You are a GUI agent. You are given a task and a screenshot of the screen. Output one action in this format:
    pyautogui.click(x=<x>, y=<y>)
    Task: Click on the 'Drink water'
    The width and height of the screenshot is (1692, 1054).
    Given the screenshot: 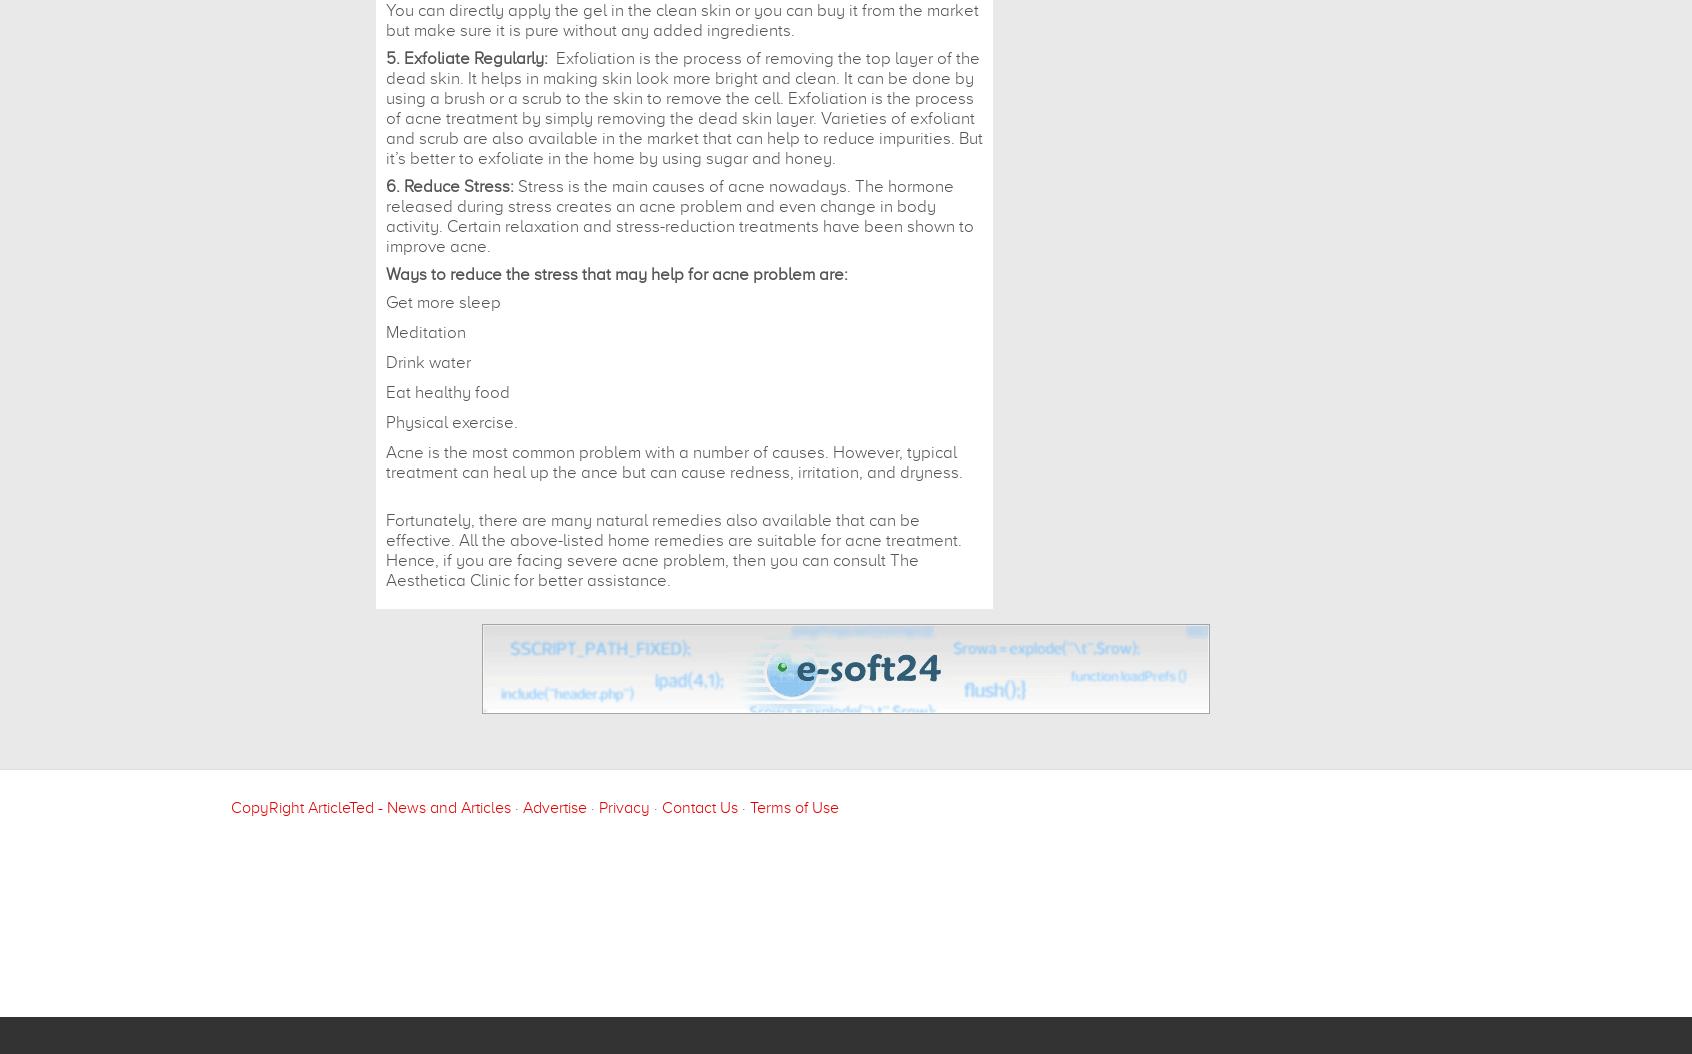 What is the action you would take?
    pyautogui.click(x=427, y=362)
    